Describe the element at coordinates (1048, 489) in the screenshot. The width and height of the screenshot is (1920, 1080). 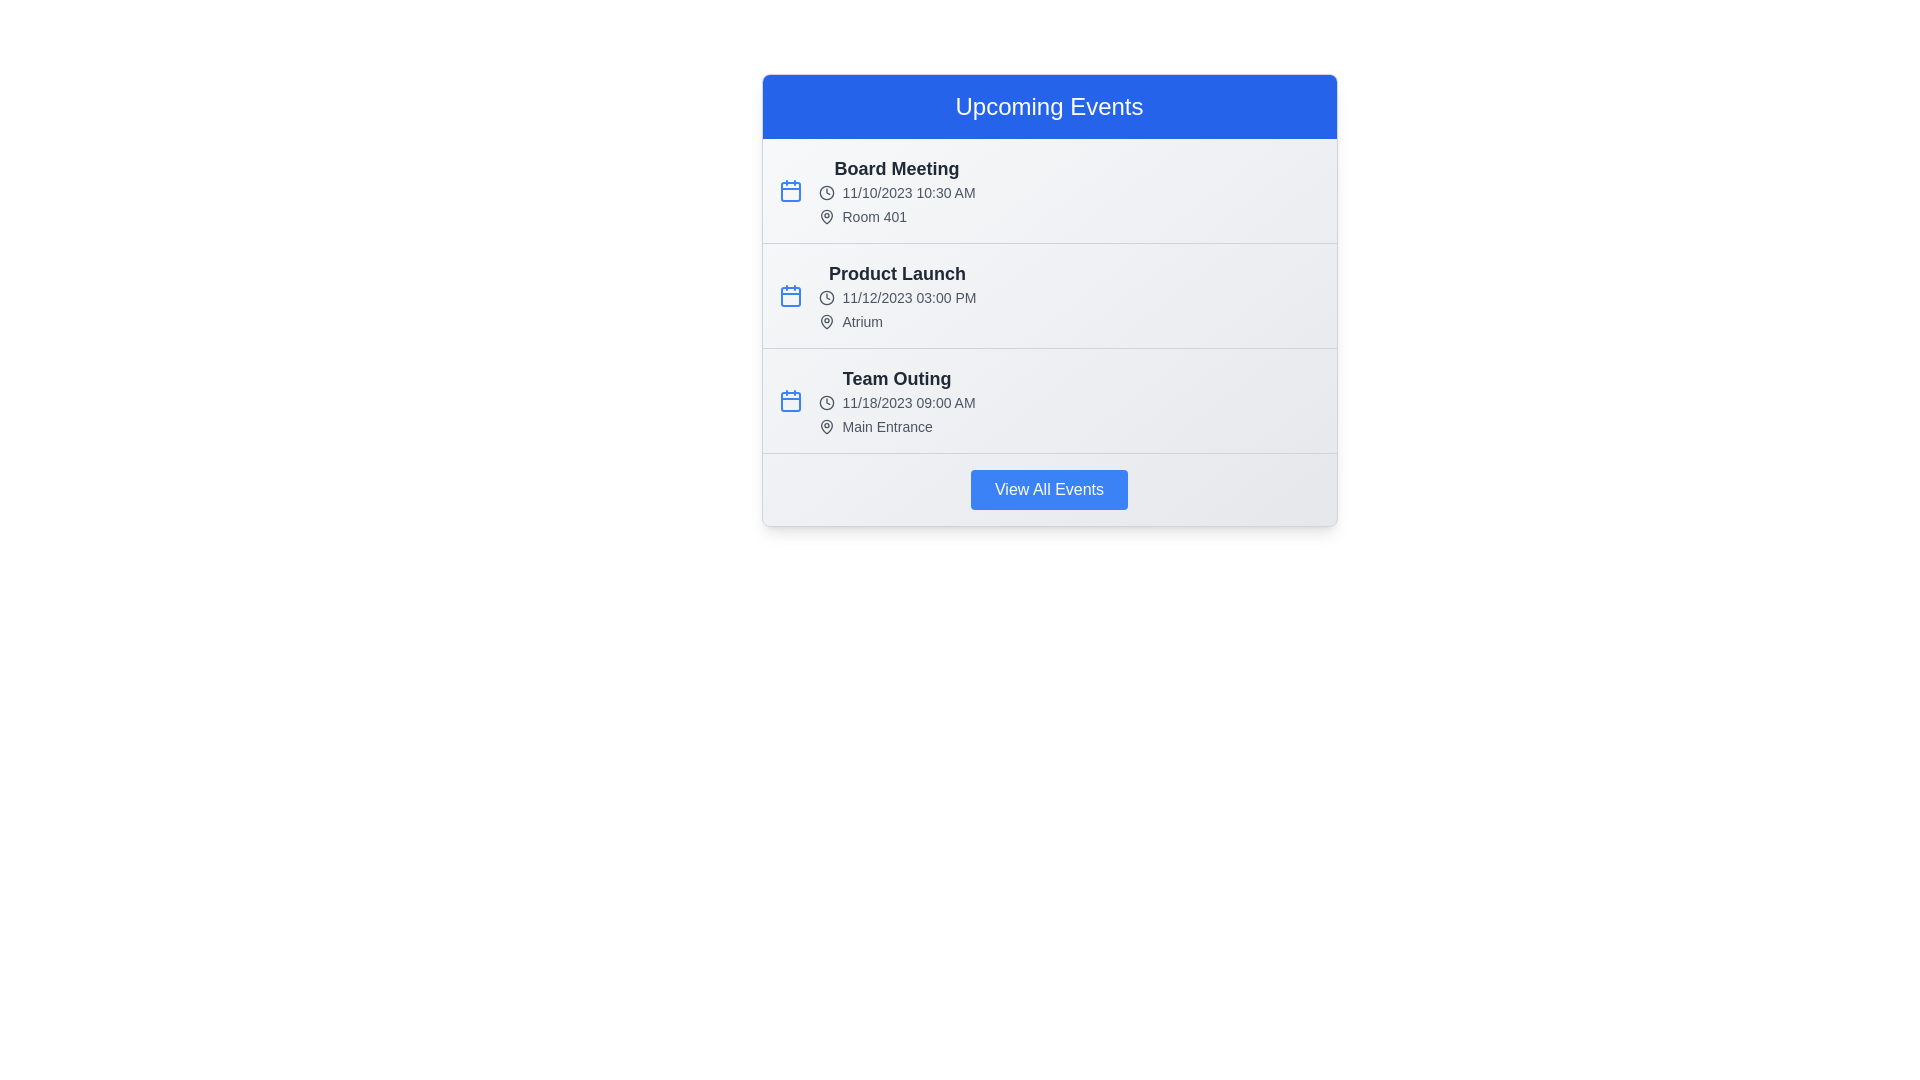
I see `the 'View All Events' button, which is a rectangular button with a blue background and white text, located at the bottom center of the 'Upcoming Events' card` at that location.